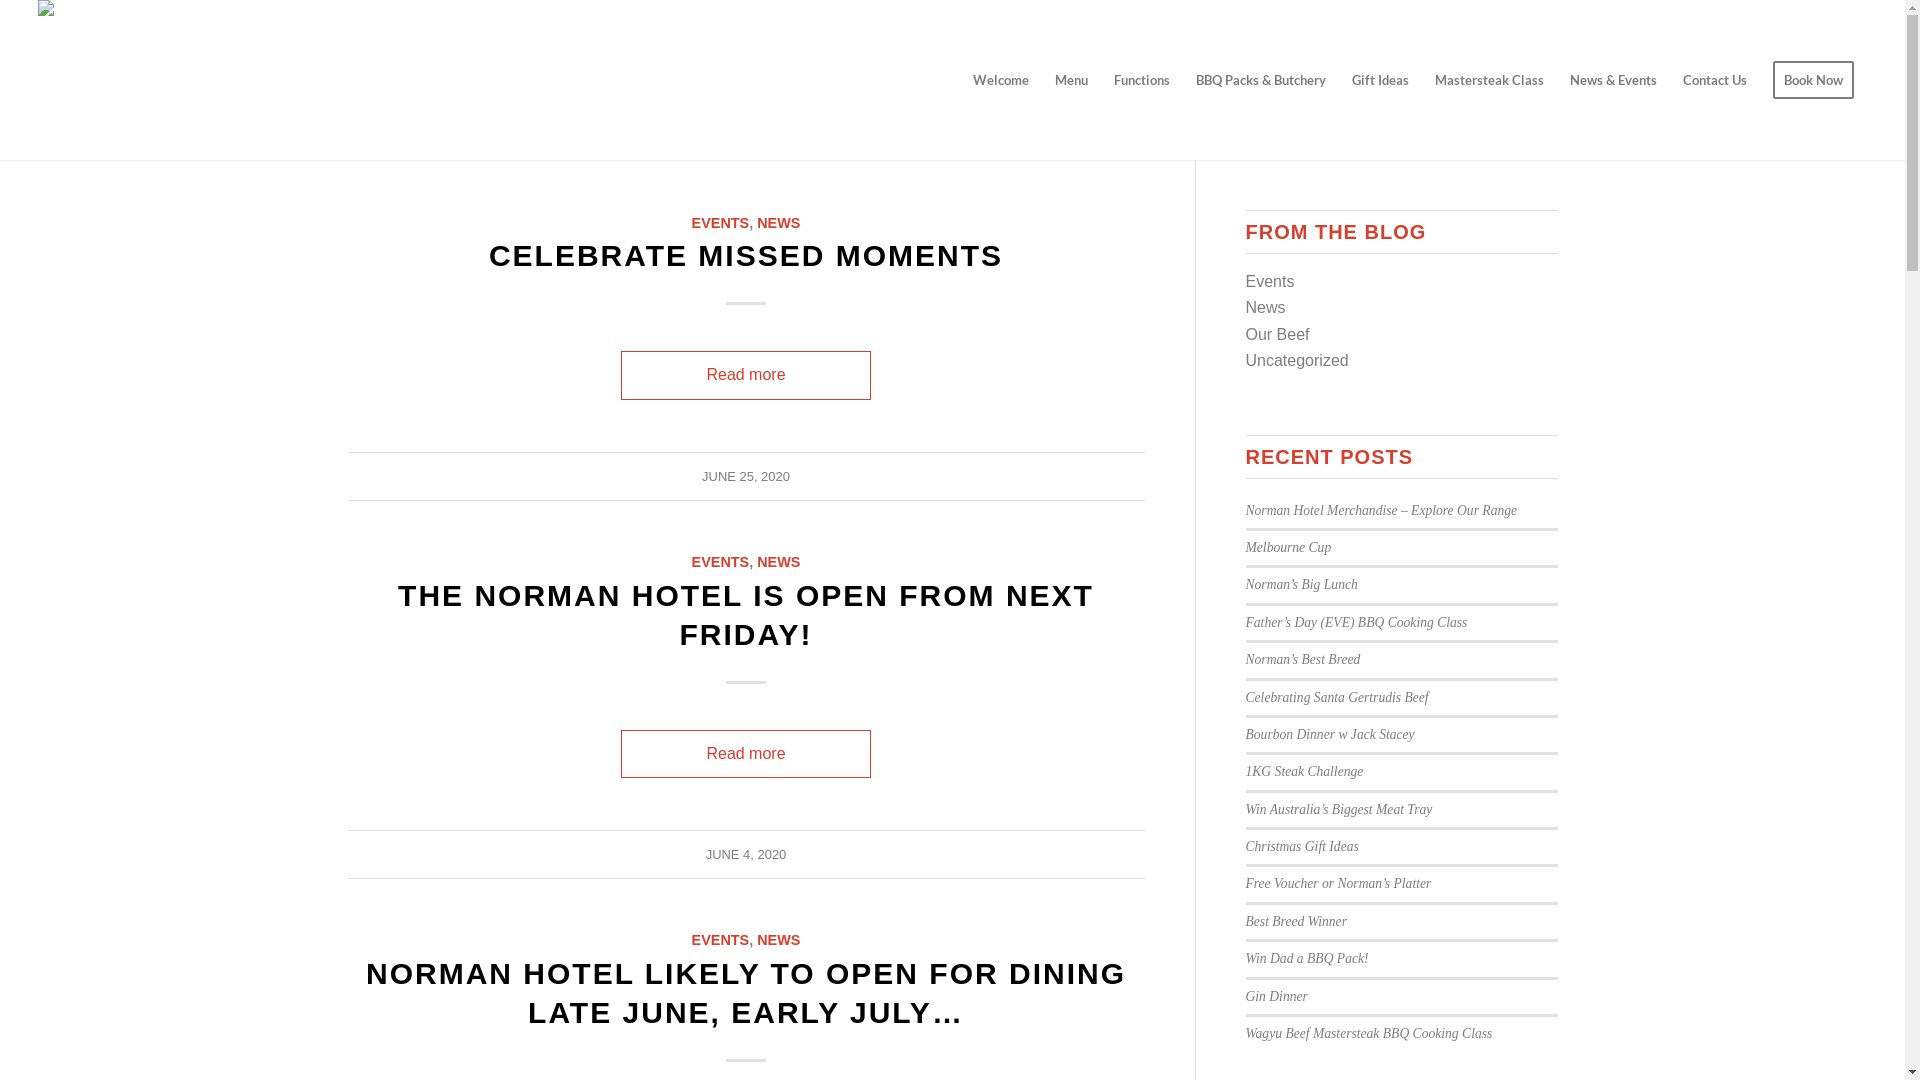 Image resolution: width=1920 pixels, height=1080 pixels. I want to click on 'Menu', so click(1070, 79).